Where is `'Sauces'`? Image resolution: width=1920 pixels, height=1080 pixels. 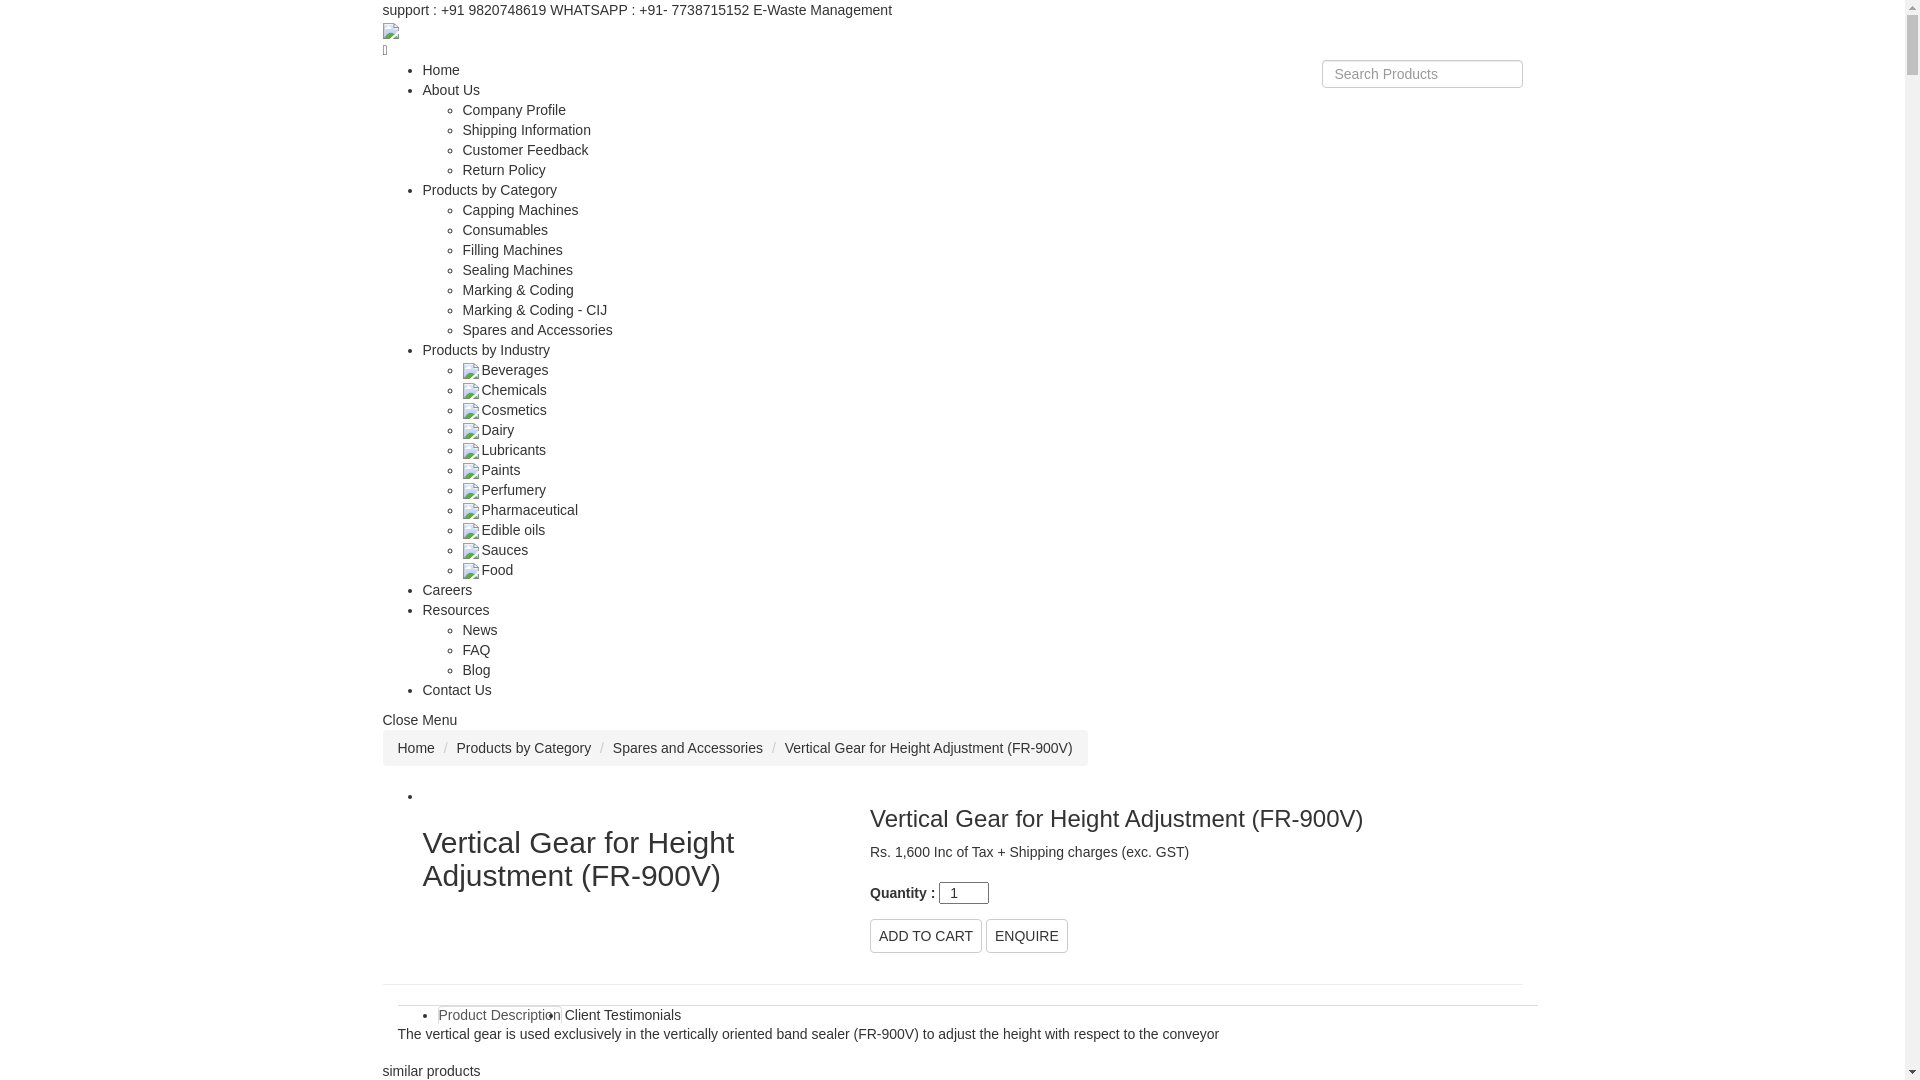
'Sauces' is located at coordinates (494, 550).